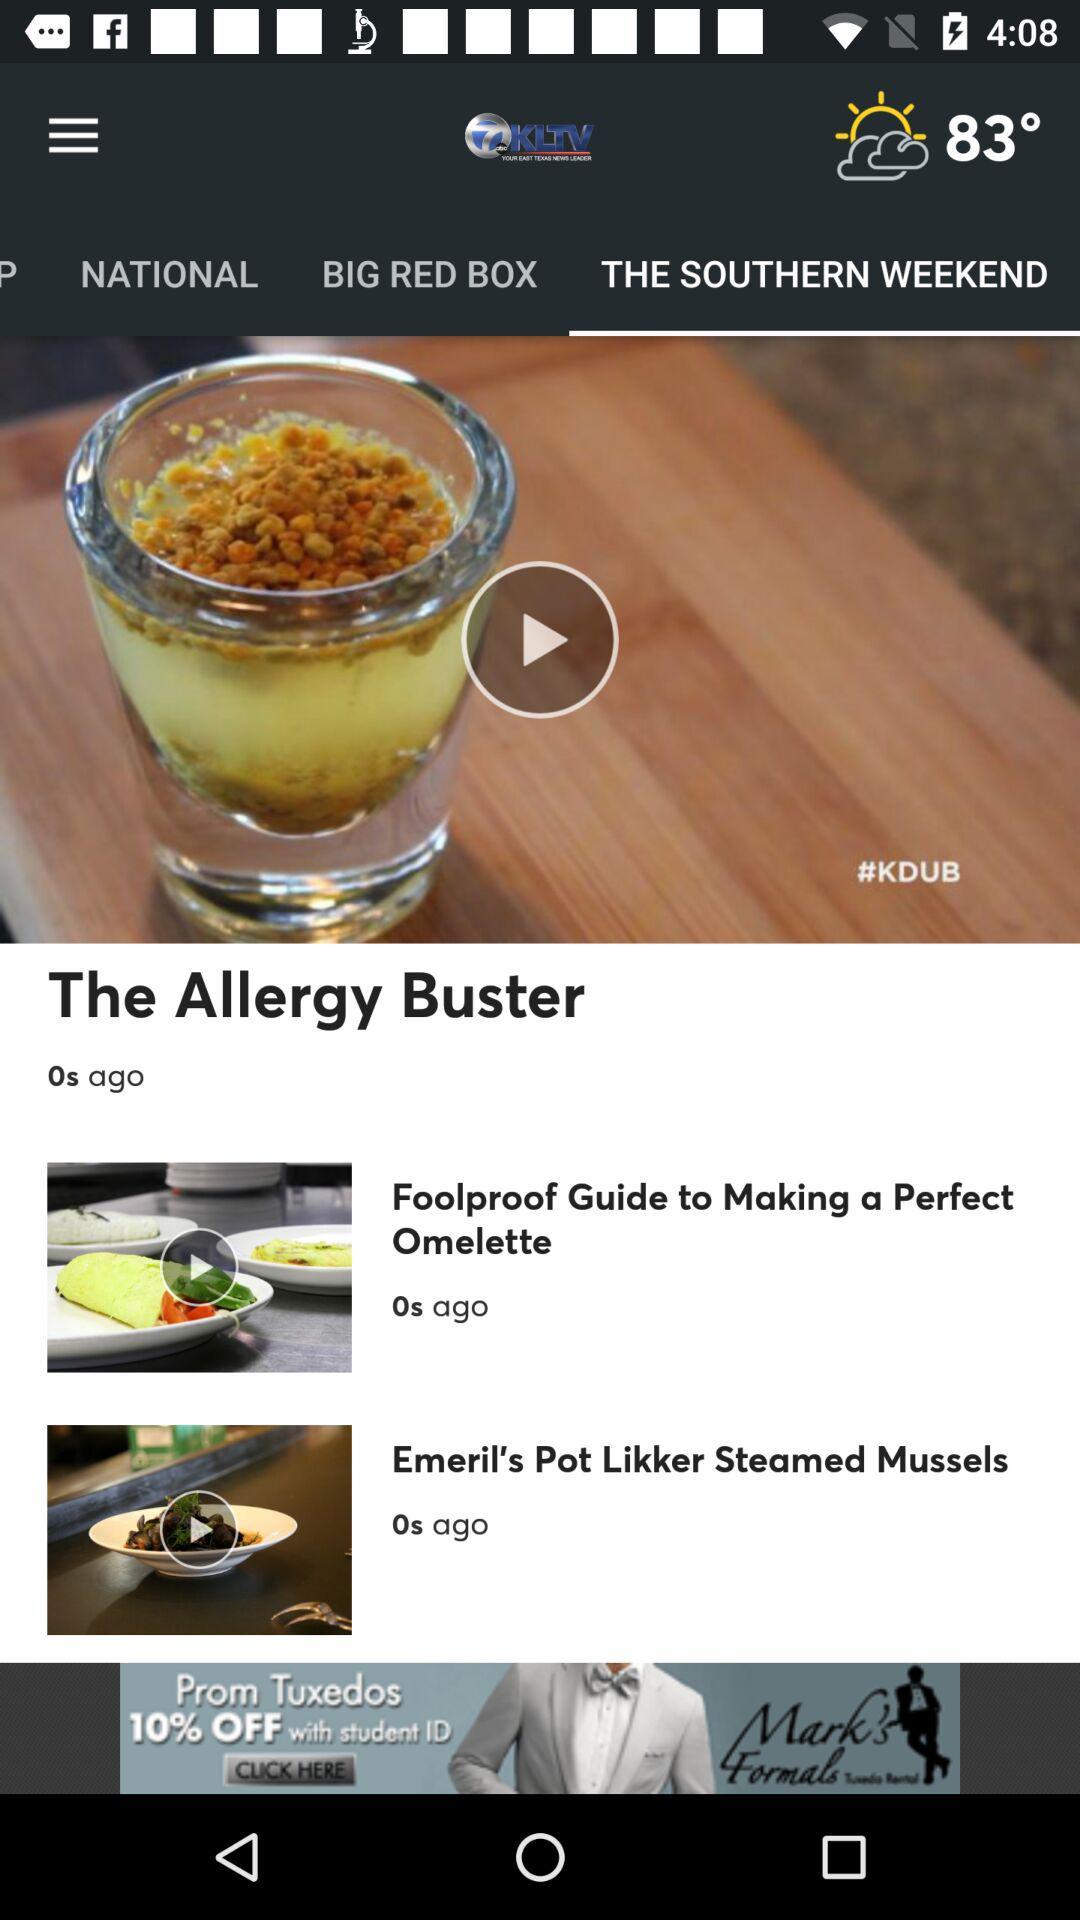 Image resolution: width=1080 pixels, height=1920 pixels. Describe the element at coordinates (880, 135) in the screenshot. I see `advertisement` at that location.